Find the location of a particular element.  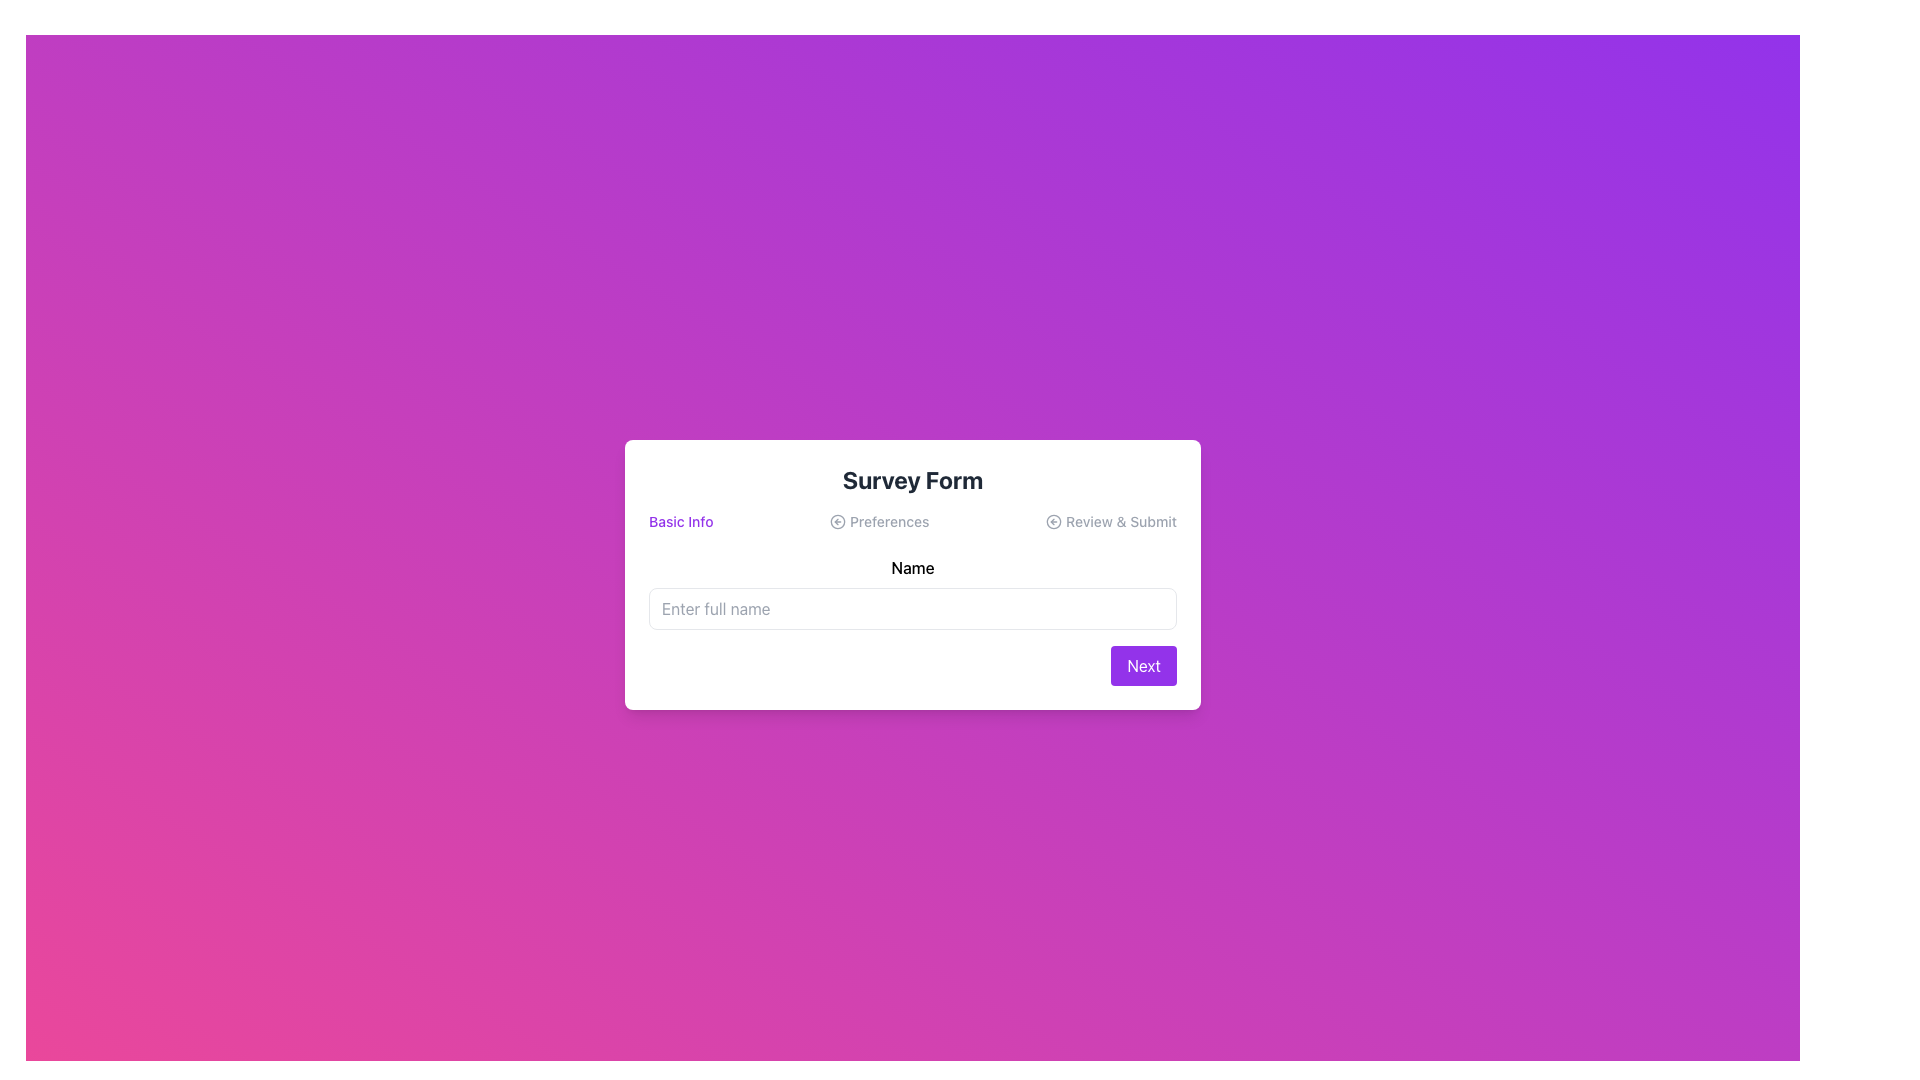

the circular arrow icon, which resembles a 'back' action symbol, located to the left of the 'Preferences' text in the navigation area is located at coordinates (837, 520).